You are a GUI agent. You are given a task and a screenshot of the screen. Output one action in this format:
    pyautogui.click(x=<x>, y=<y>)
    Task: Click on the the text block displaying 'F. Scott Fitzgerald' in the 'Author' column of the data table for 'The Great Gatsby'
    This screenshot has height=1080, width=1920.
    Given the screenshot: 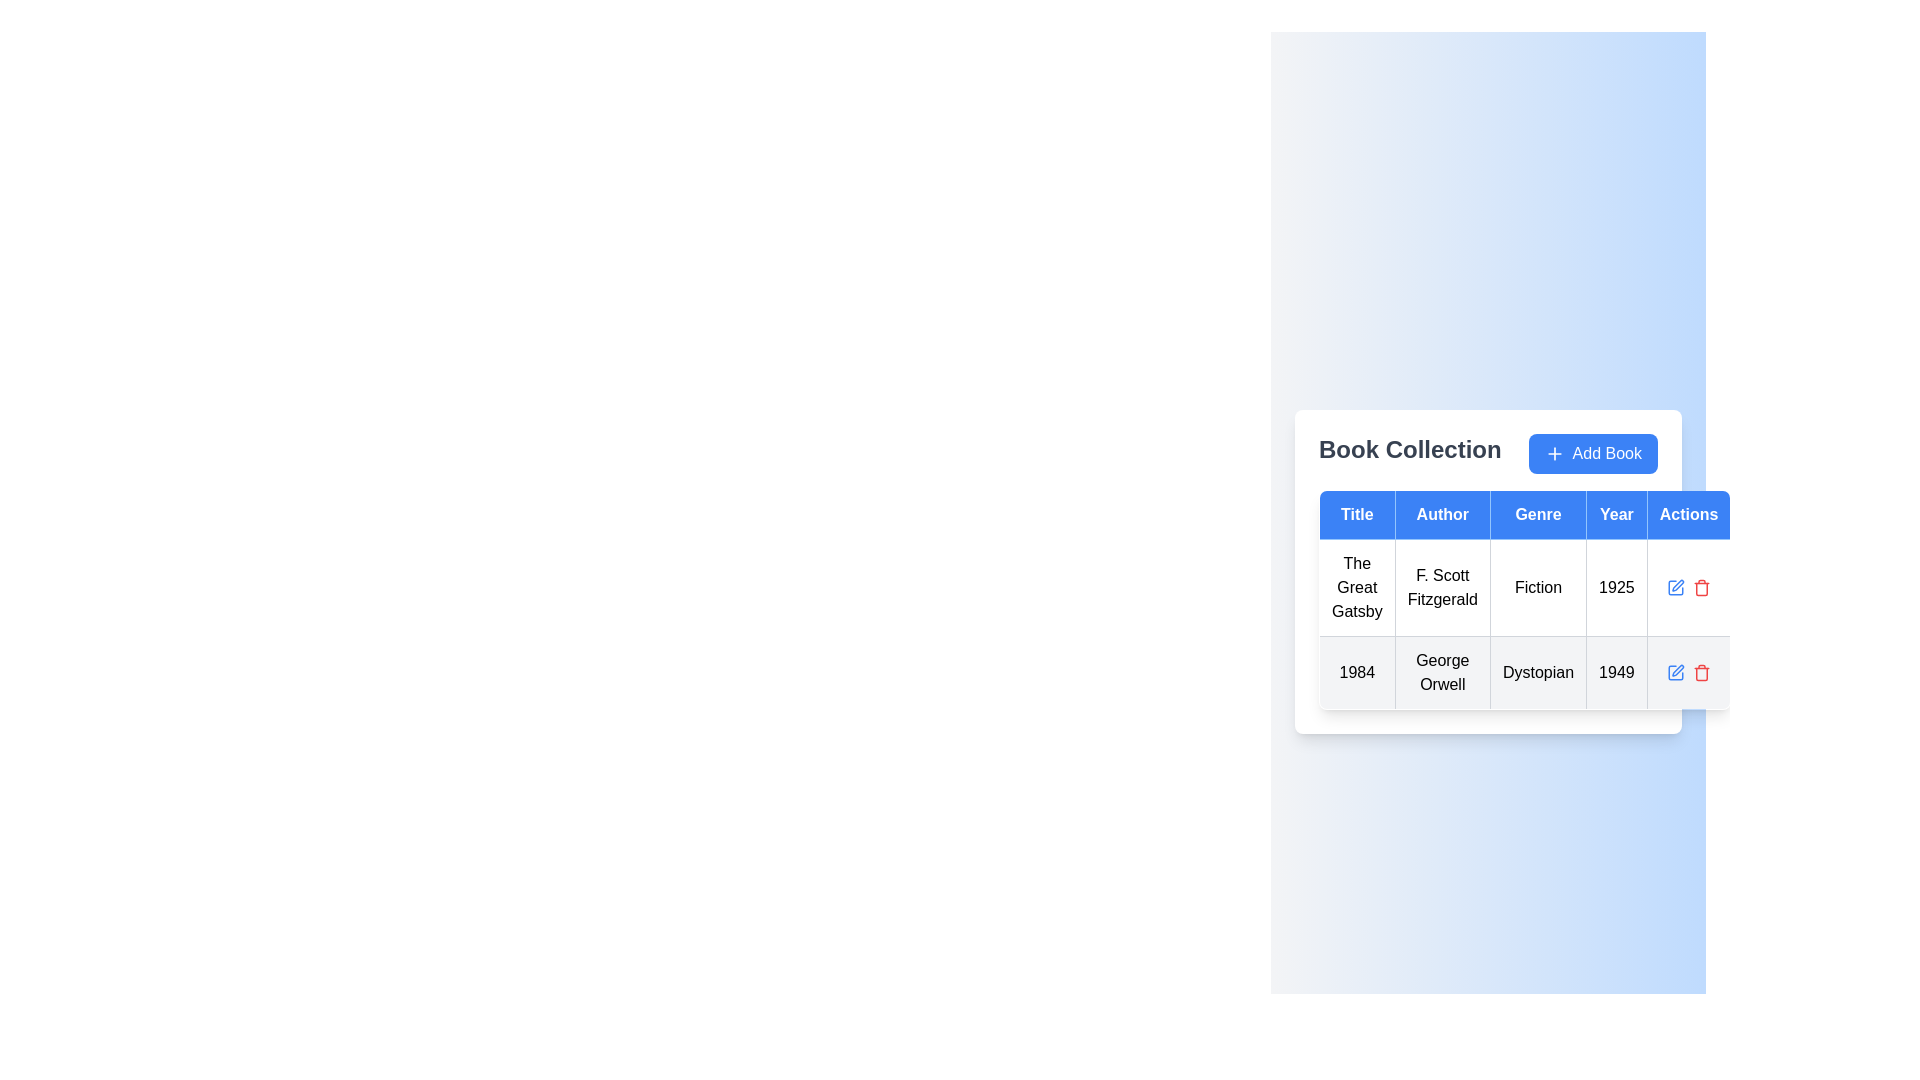 What is the action you would take?
    pyautogui.click(x=1442, y=586)
    